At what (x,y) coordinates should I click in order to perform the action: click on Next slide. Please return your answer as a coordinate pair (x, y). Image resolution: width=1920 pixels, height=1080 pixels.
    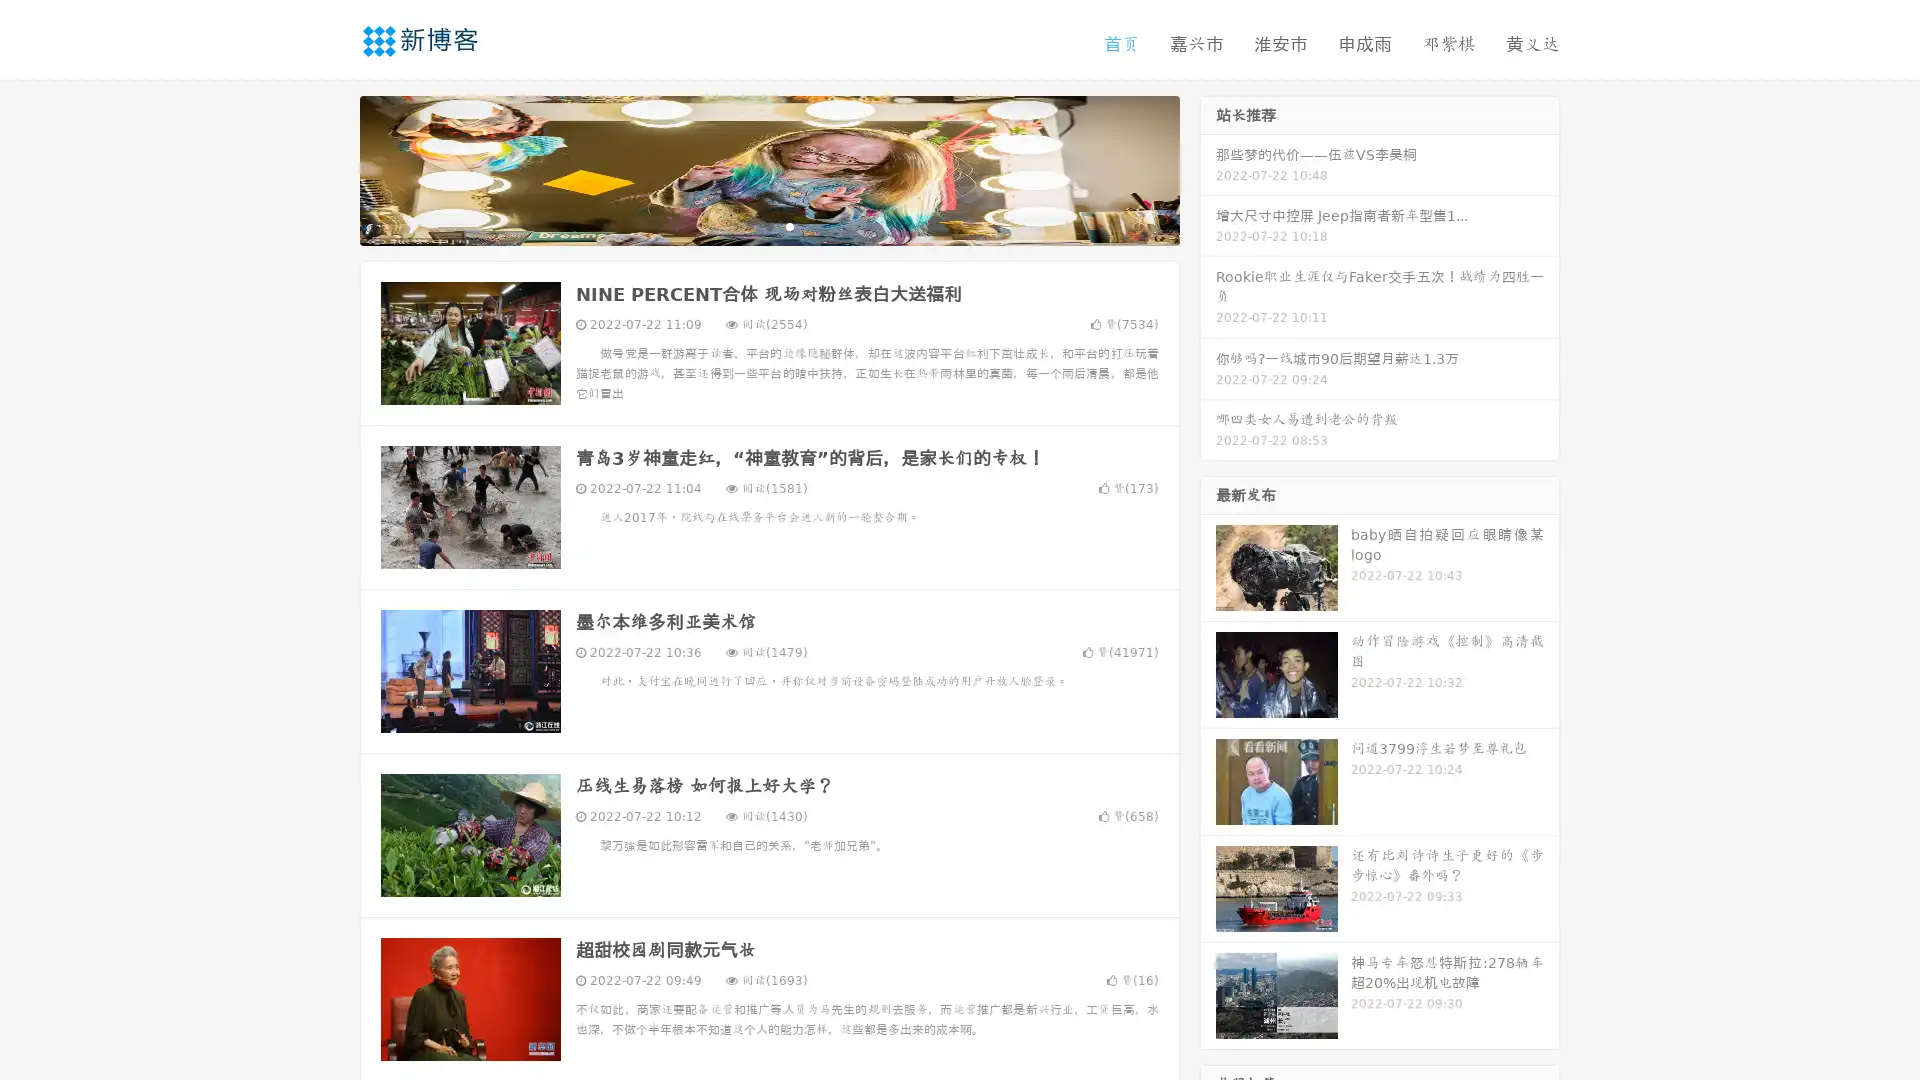
    Looking at the image, I should click on (1208, 168).